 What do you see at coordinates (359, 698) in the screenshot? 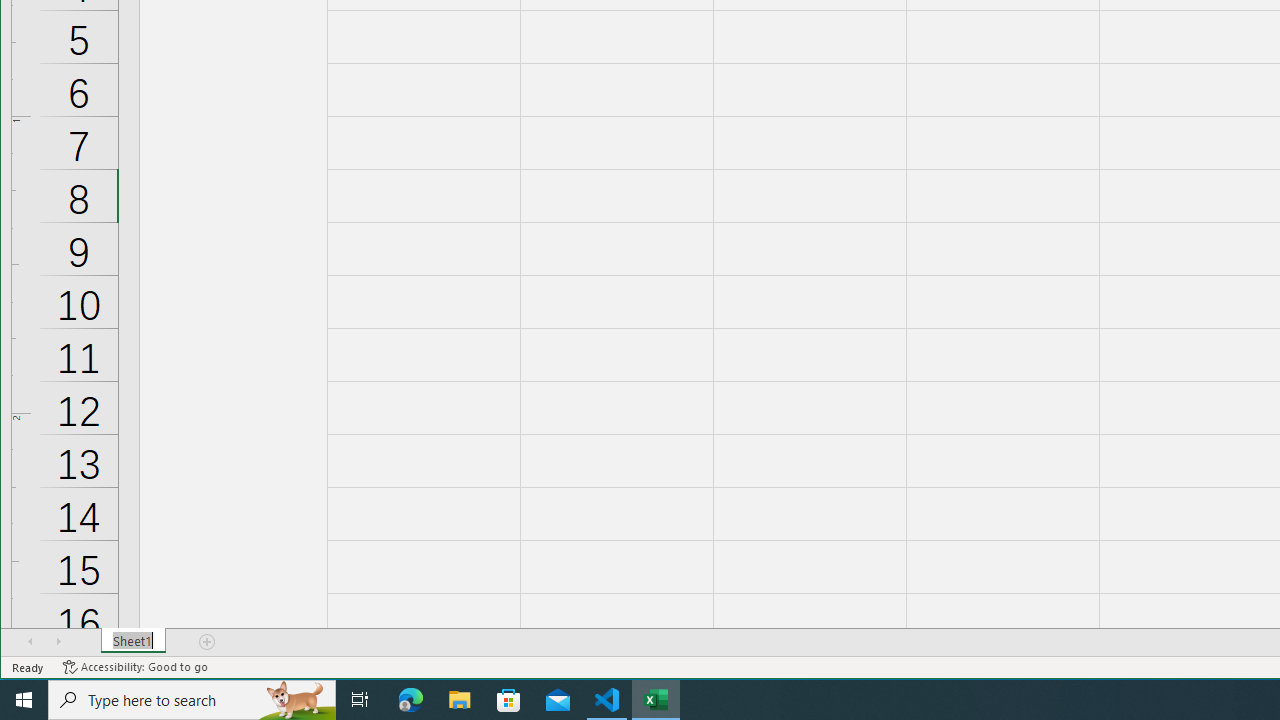
I see `'Task View'` at bounding box center [359, 698].